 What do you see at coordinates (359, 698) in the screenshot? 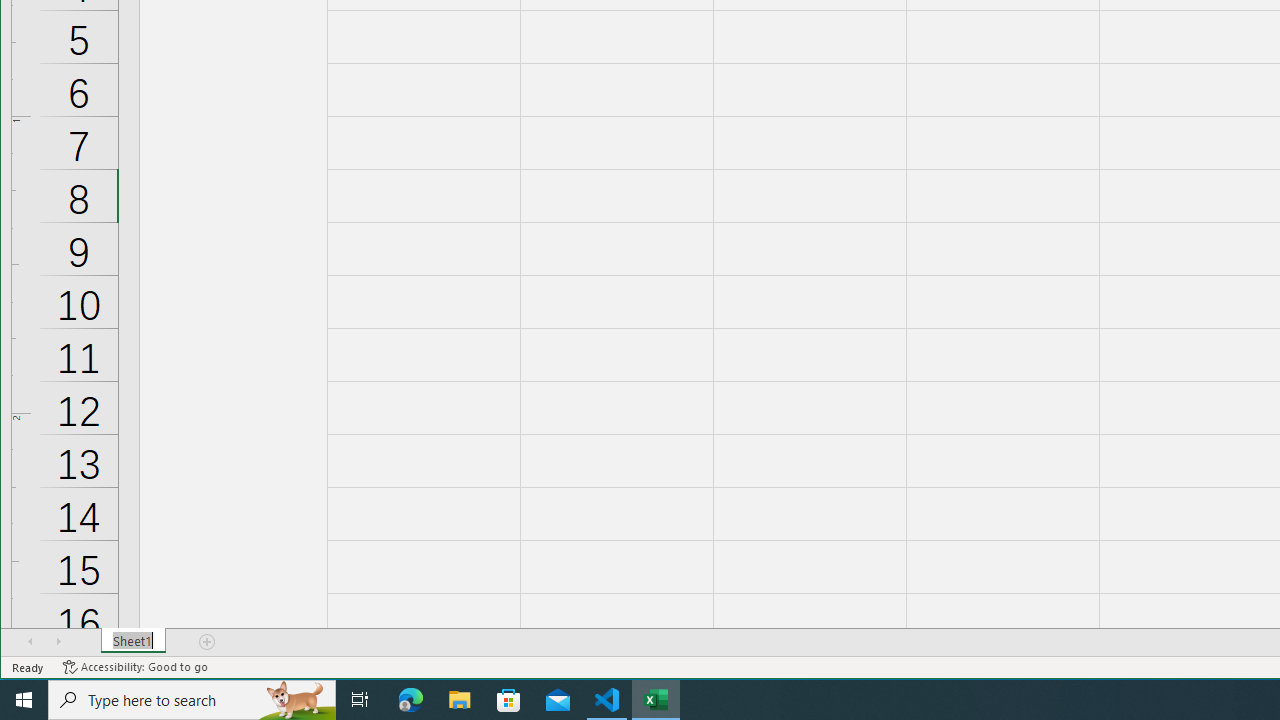
I see `'Task View'` at bounding box center [359, 698].